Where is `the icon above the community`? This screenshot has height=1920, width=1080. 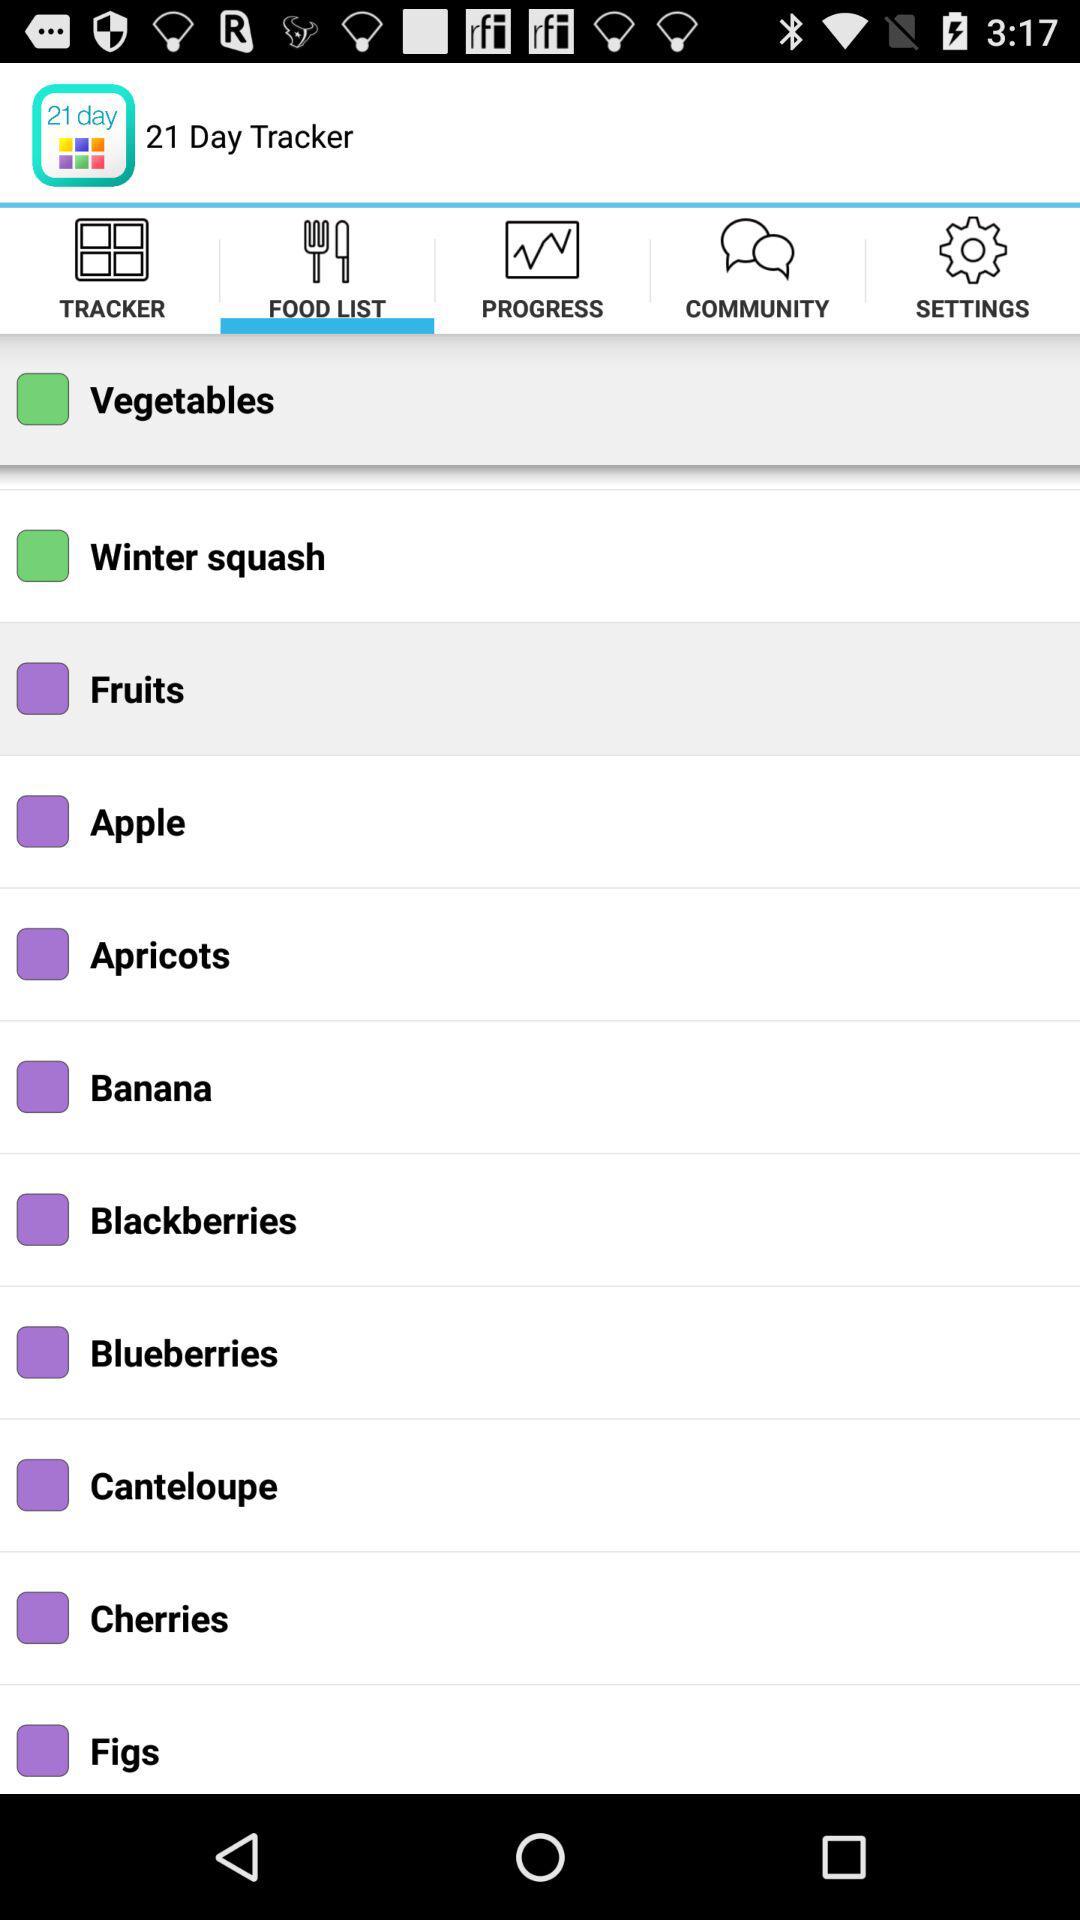
the icon above the community is located at coordinates (758, 248).